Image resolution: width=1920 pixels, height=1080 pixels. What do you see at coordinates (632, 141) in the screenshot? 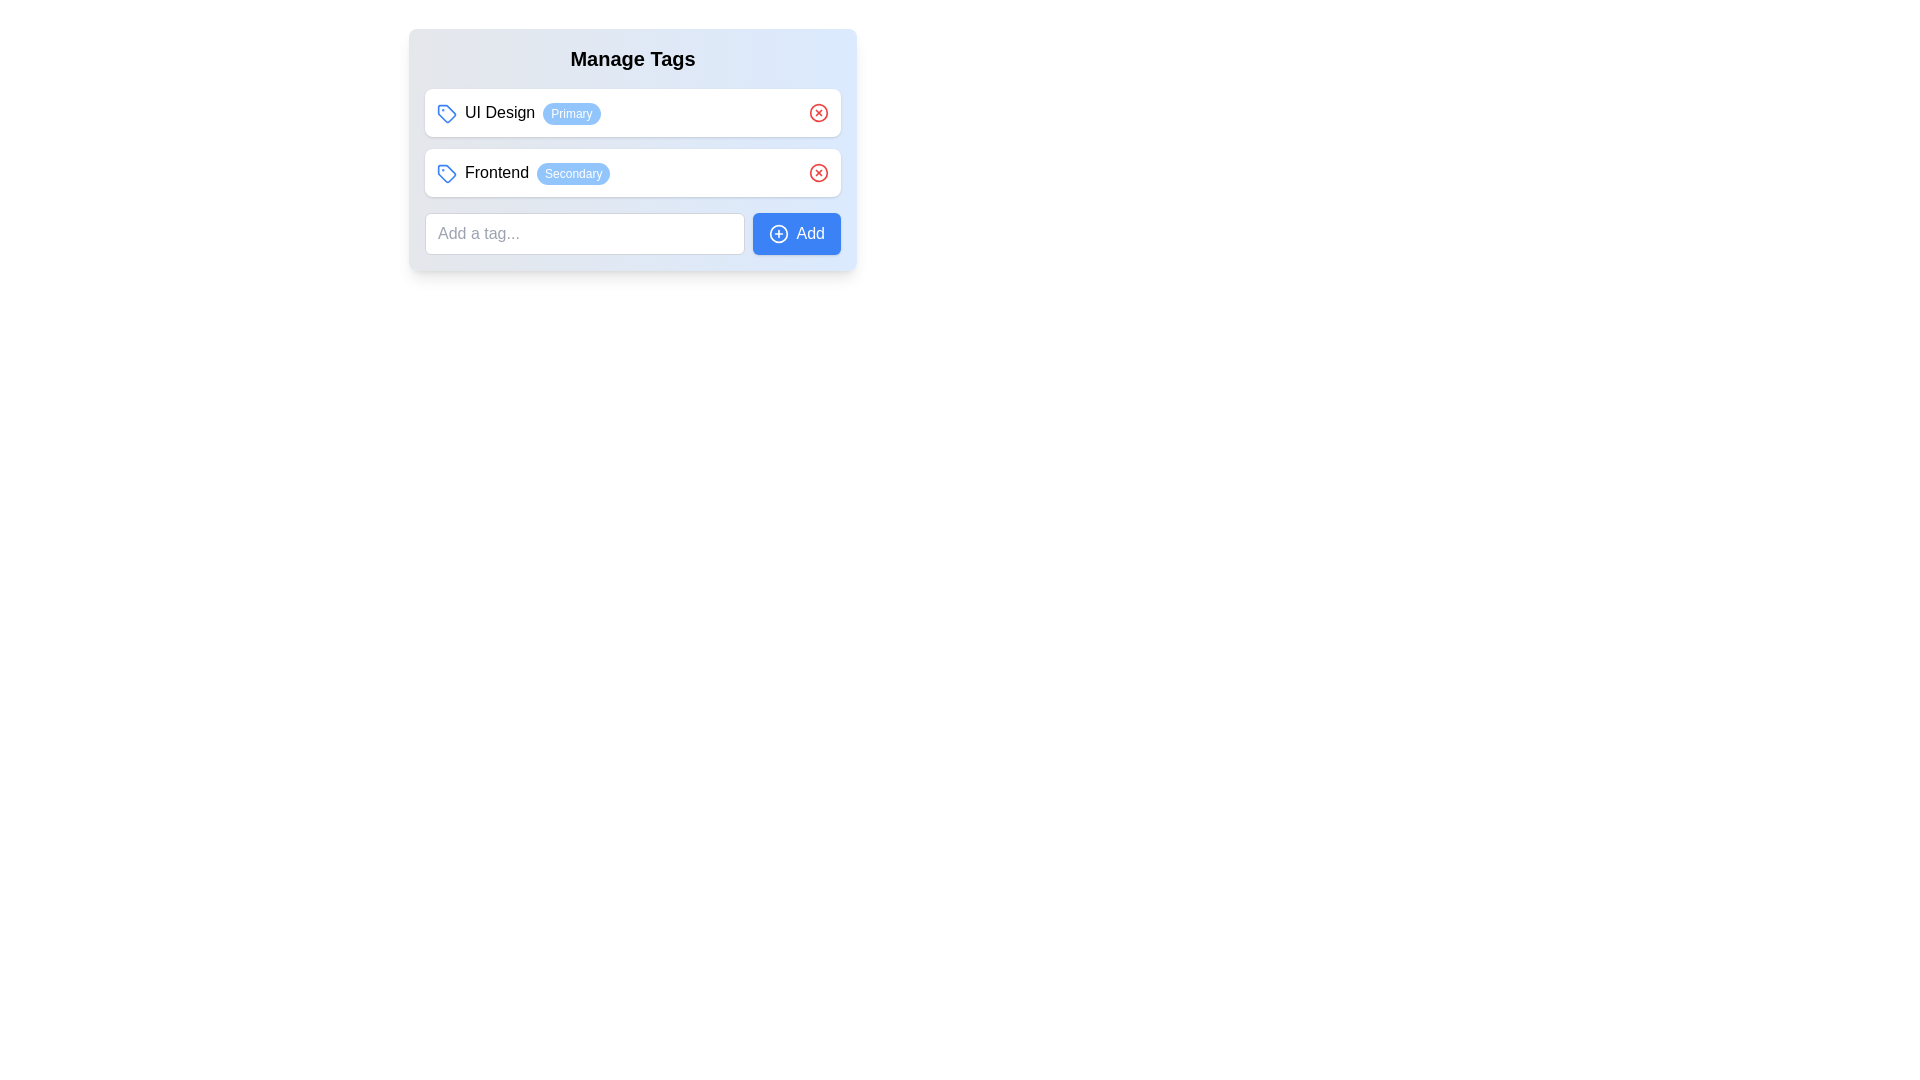
I see `the grouped data rows displaying tags 'UI Design - Primary' and 'Frontend - Secondary'` at bounding box center [632, 141].